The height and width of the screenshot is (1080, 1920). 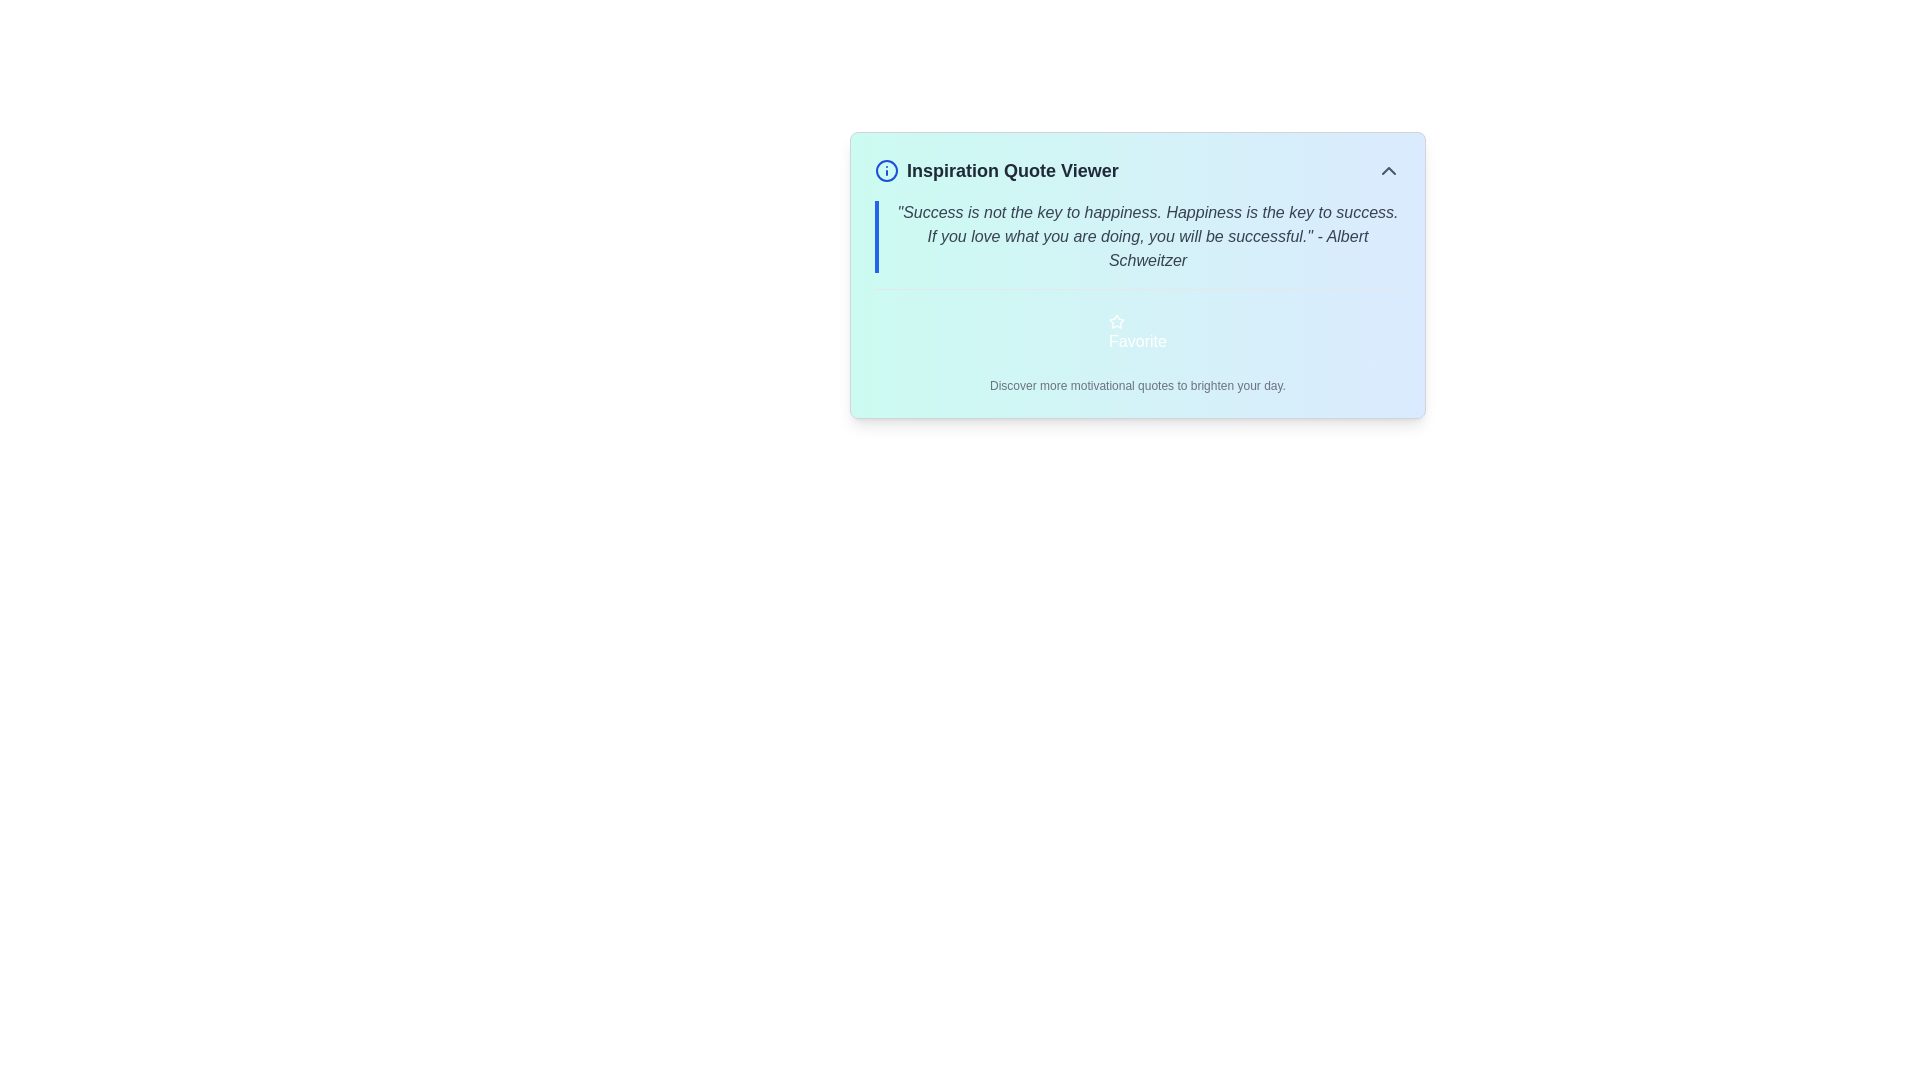 What do you see at coordinates (1137, 275) in the screenshot?
I see `the navigation elements present in the 'Inspiration Quote Viewer' widget which features a motivational quote and a 'Favorite' button` at bounding box center [1137, 275].